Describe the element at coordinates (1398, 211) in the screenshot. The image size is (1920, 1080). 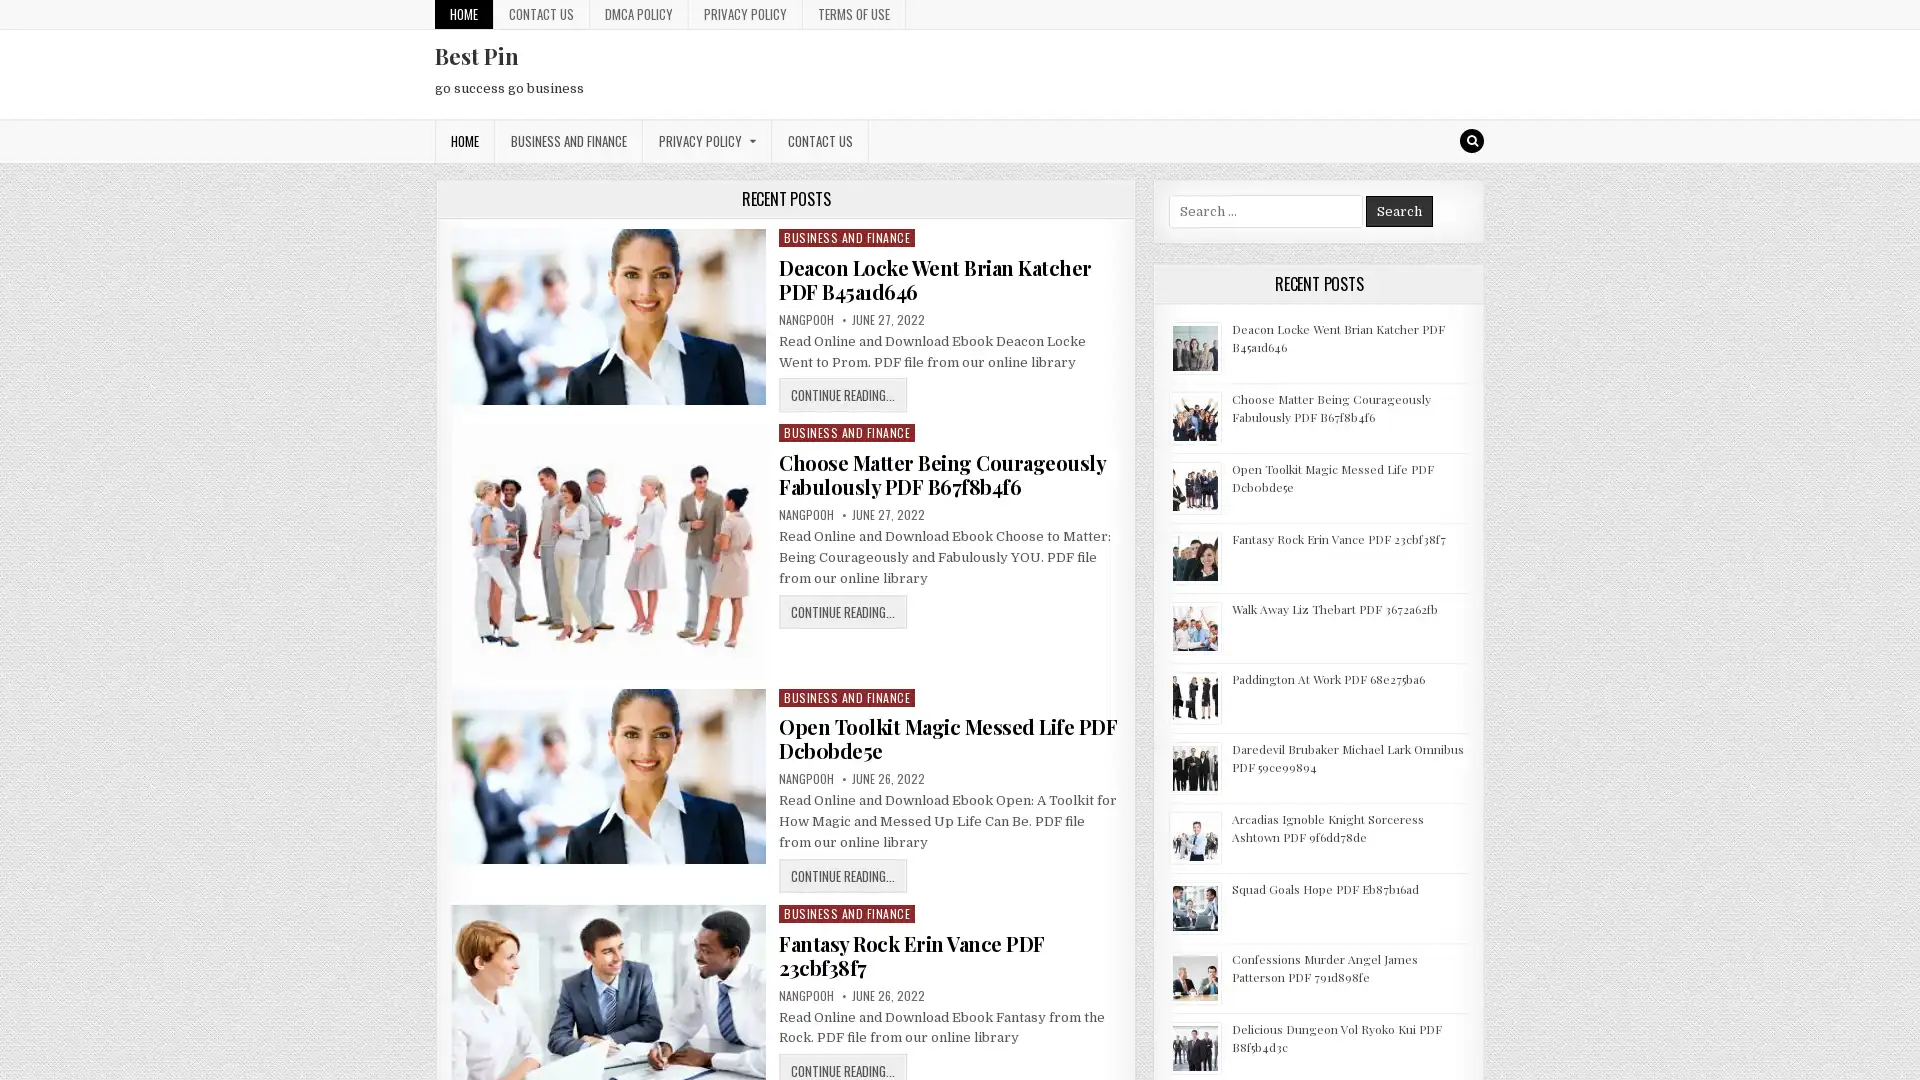
I see `Search` at that location.